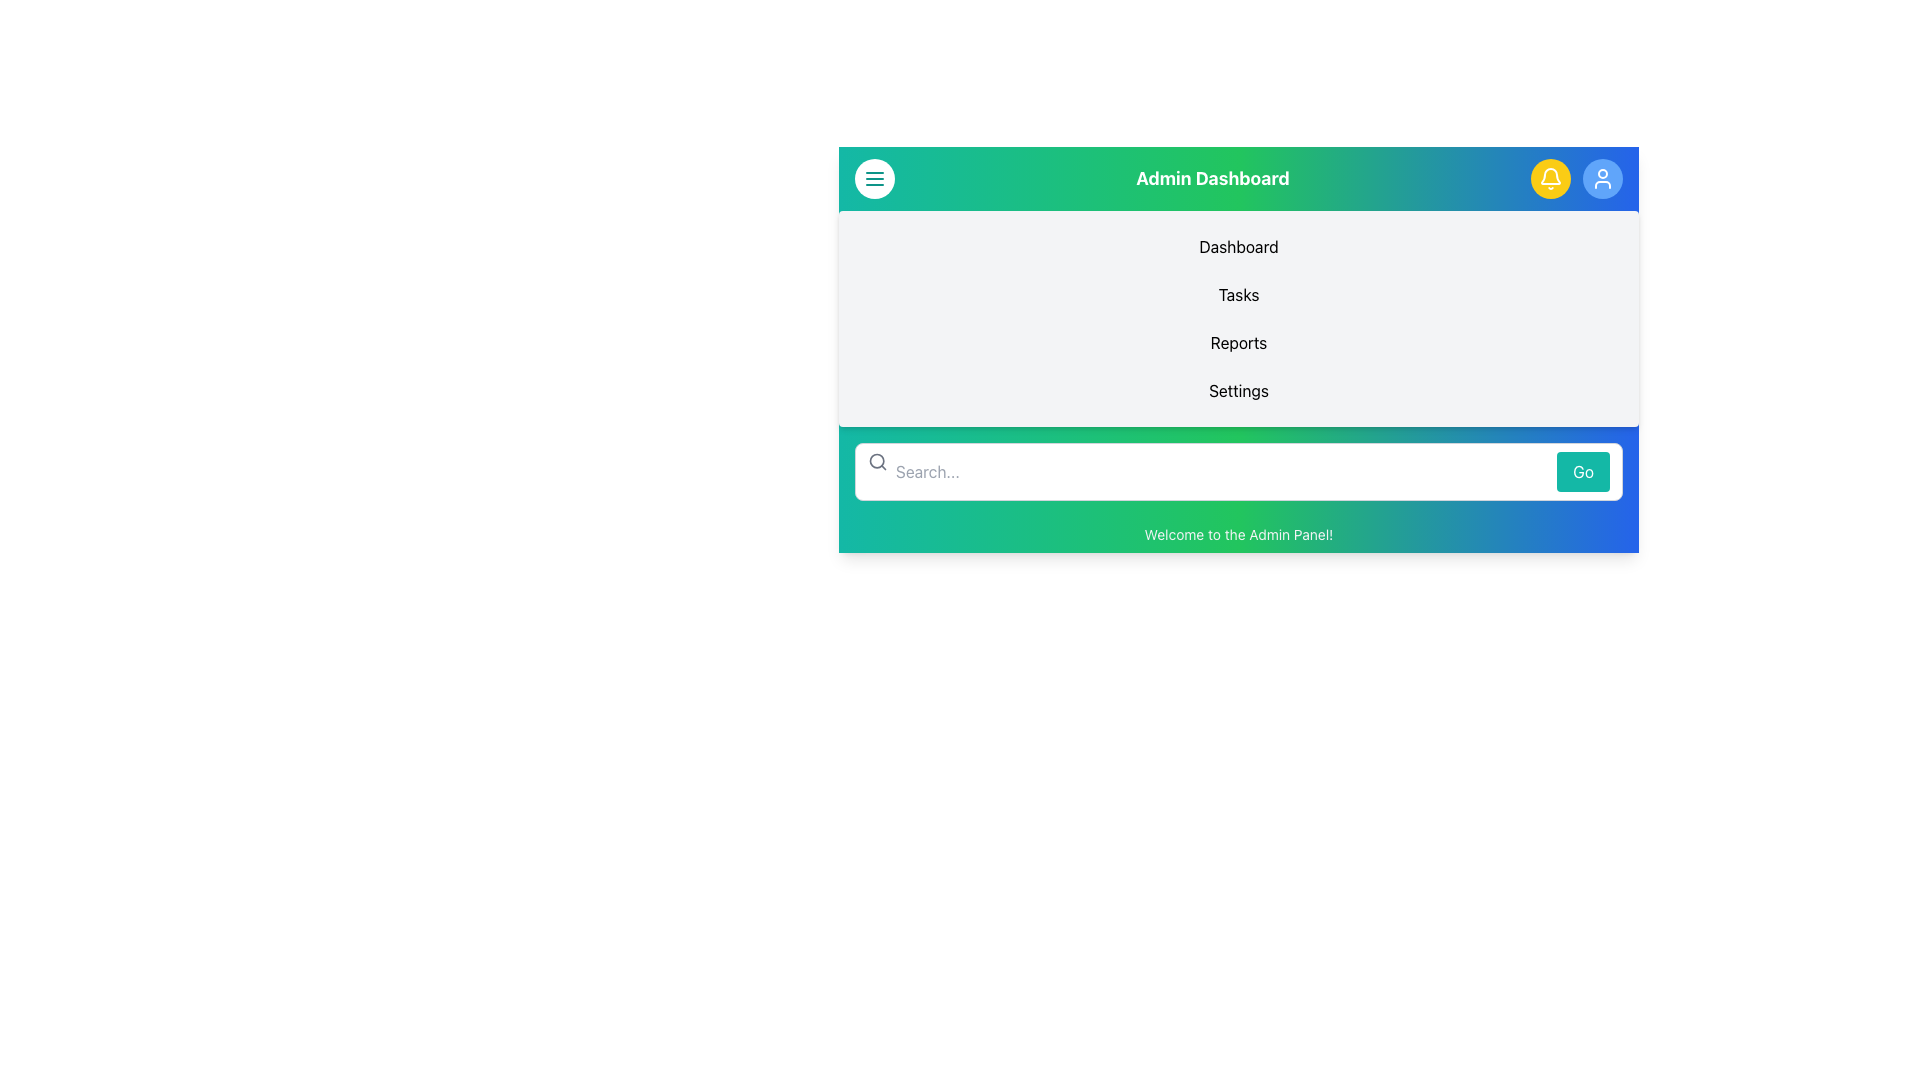 The image size is (1920, 1080). I want to click on the circular button with a white background and teal-colored horizontal lines, located at the top left corner next to the 'Admin Dashboard' text, so click(874, 177).